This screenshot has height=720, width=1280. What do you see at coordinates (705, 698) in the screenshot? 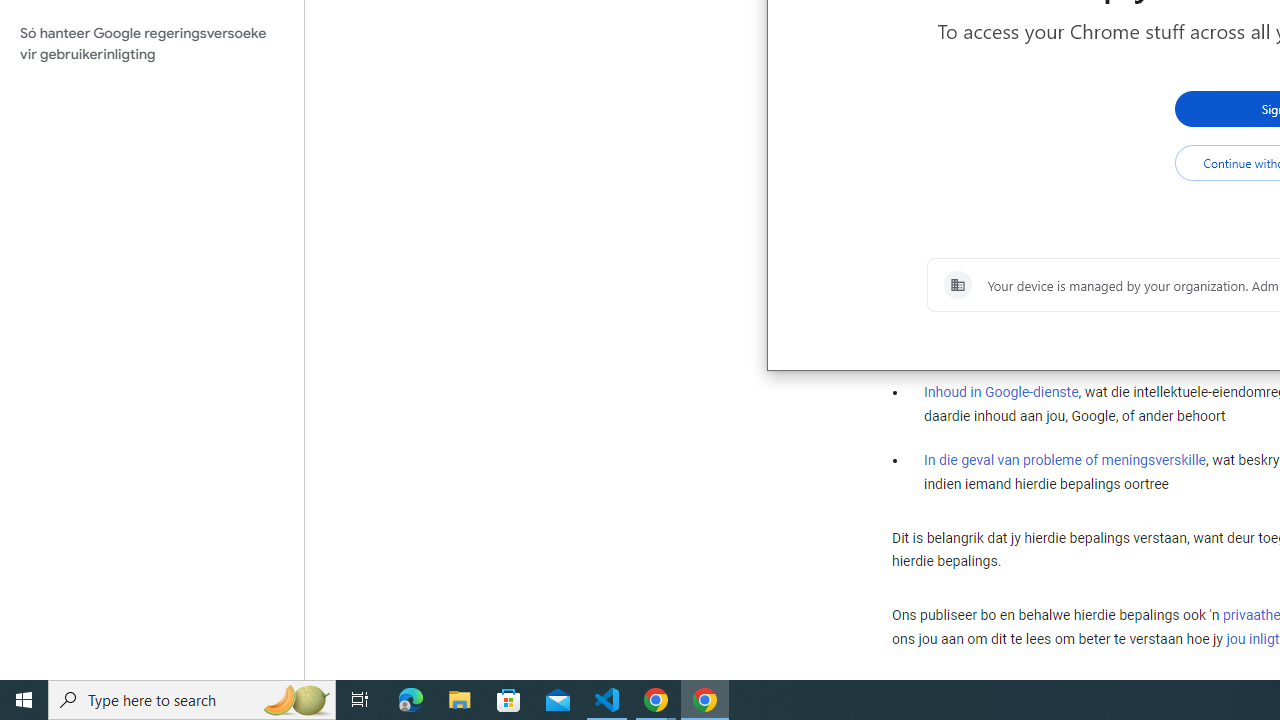
I see `'Google Chrome - 1 running window'` at bounding box center [705, 698].